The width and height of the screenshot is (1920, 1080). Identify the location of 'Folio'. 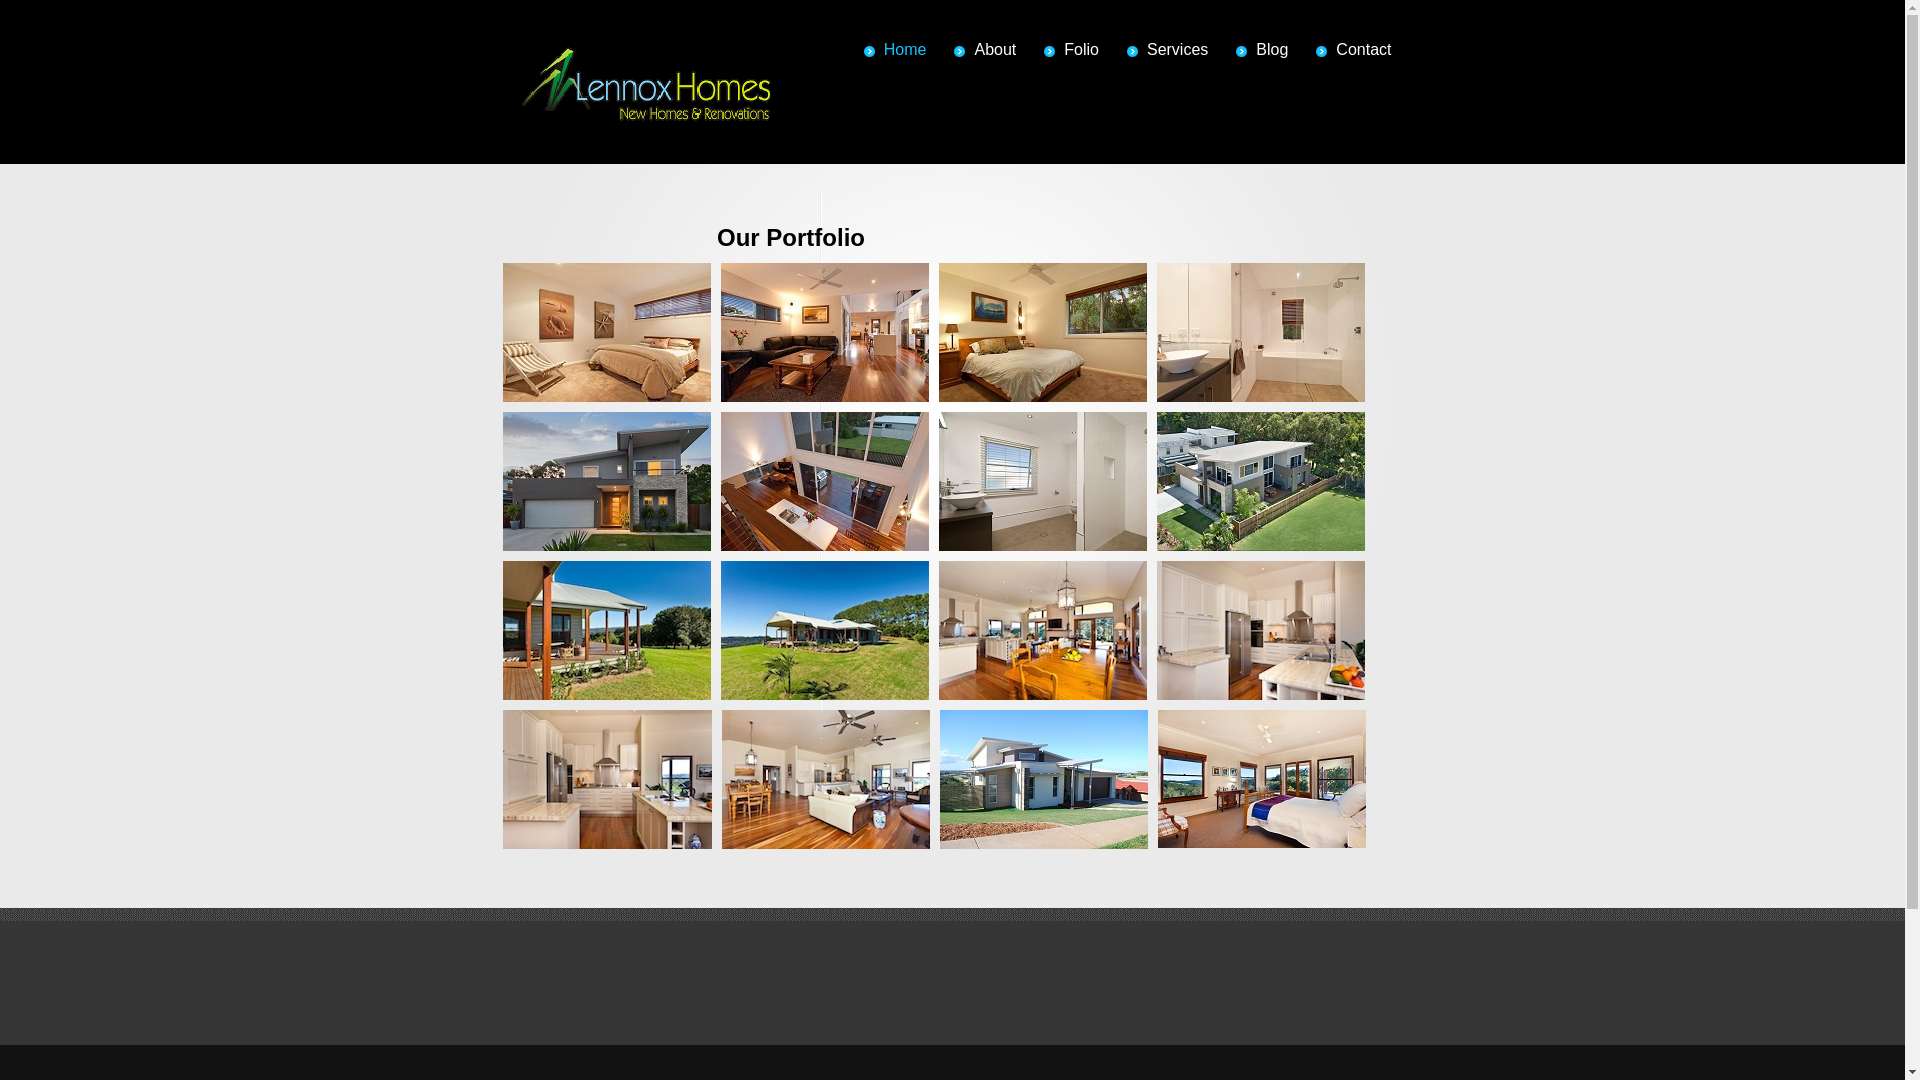
(1070, 49).